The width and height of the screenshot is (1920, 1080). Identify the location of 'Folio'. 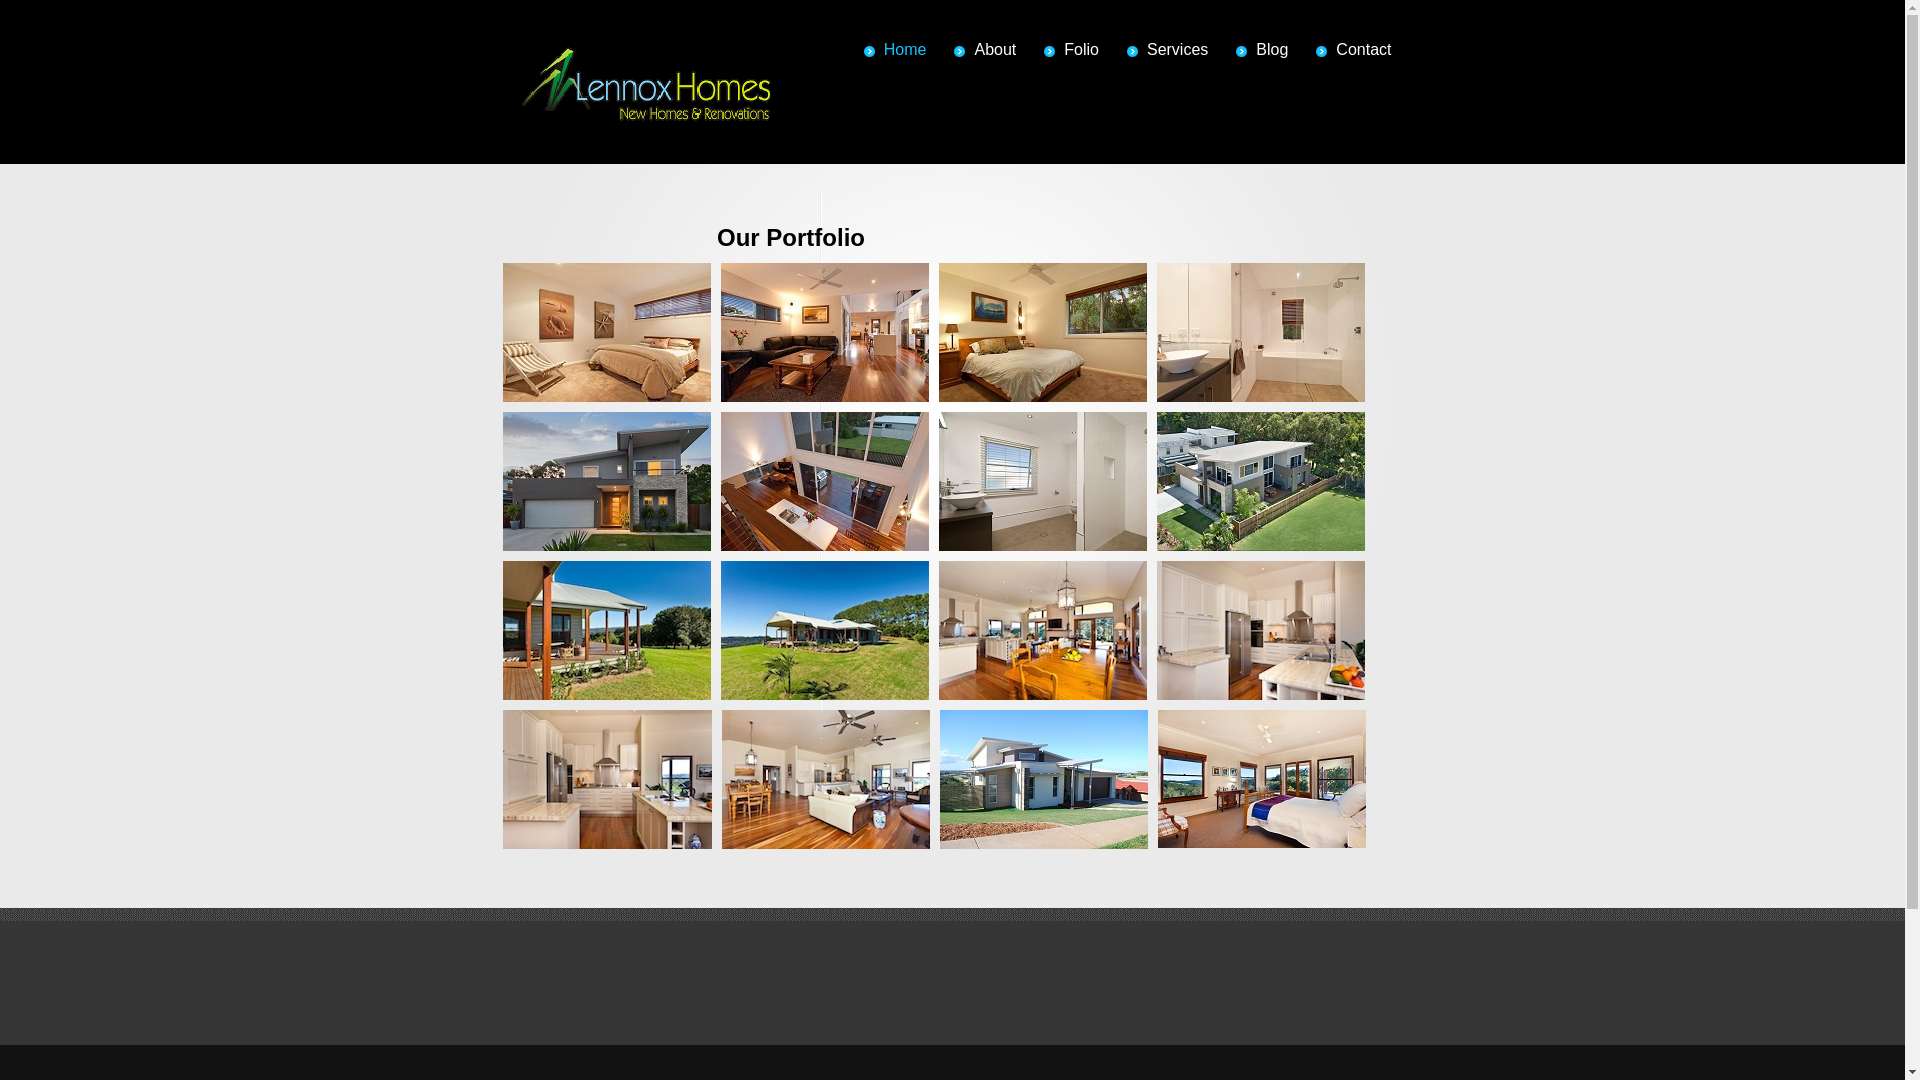
(1070, 49).